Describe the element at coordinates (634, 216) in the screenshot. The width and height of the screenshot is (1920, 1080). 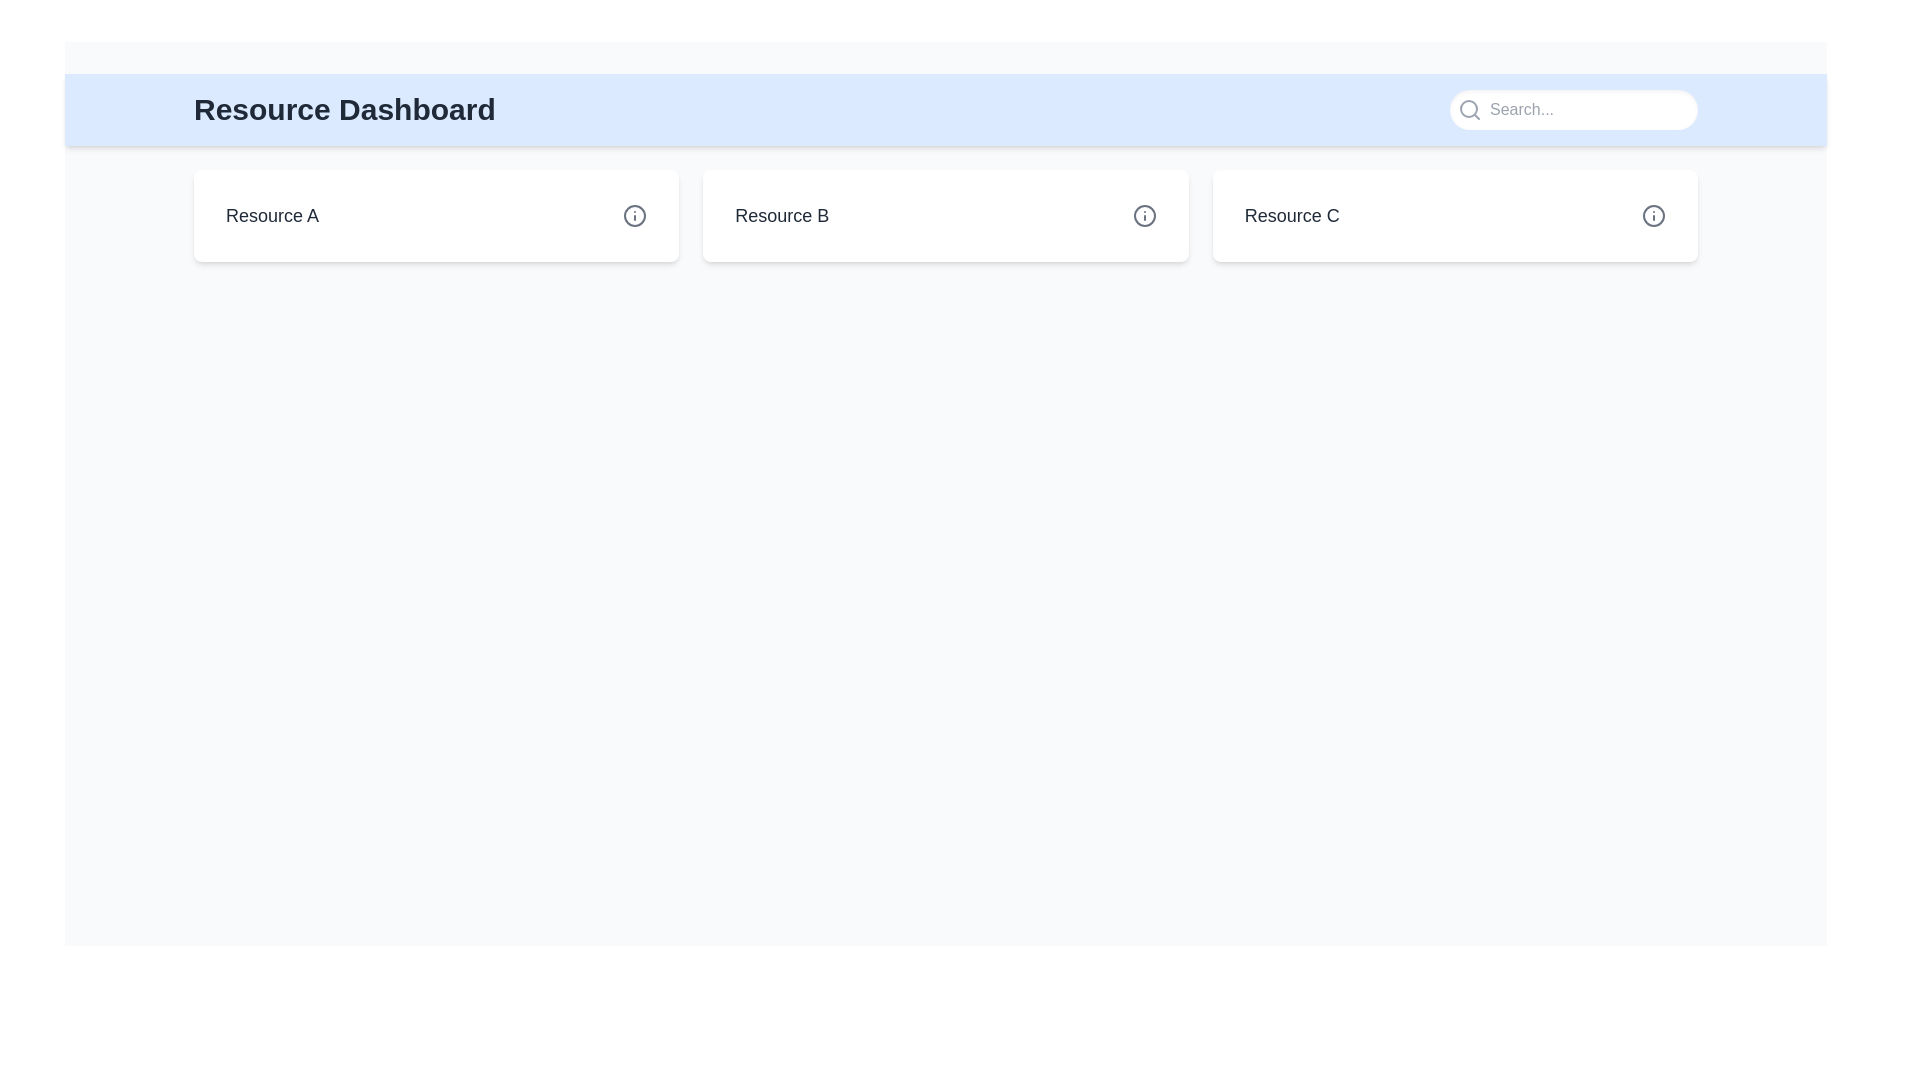
I see `the information icon located to the right of the text 'Resource A' to change its color` at that location.